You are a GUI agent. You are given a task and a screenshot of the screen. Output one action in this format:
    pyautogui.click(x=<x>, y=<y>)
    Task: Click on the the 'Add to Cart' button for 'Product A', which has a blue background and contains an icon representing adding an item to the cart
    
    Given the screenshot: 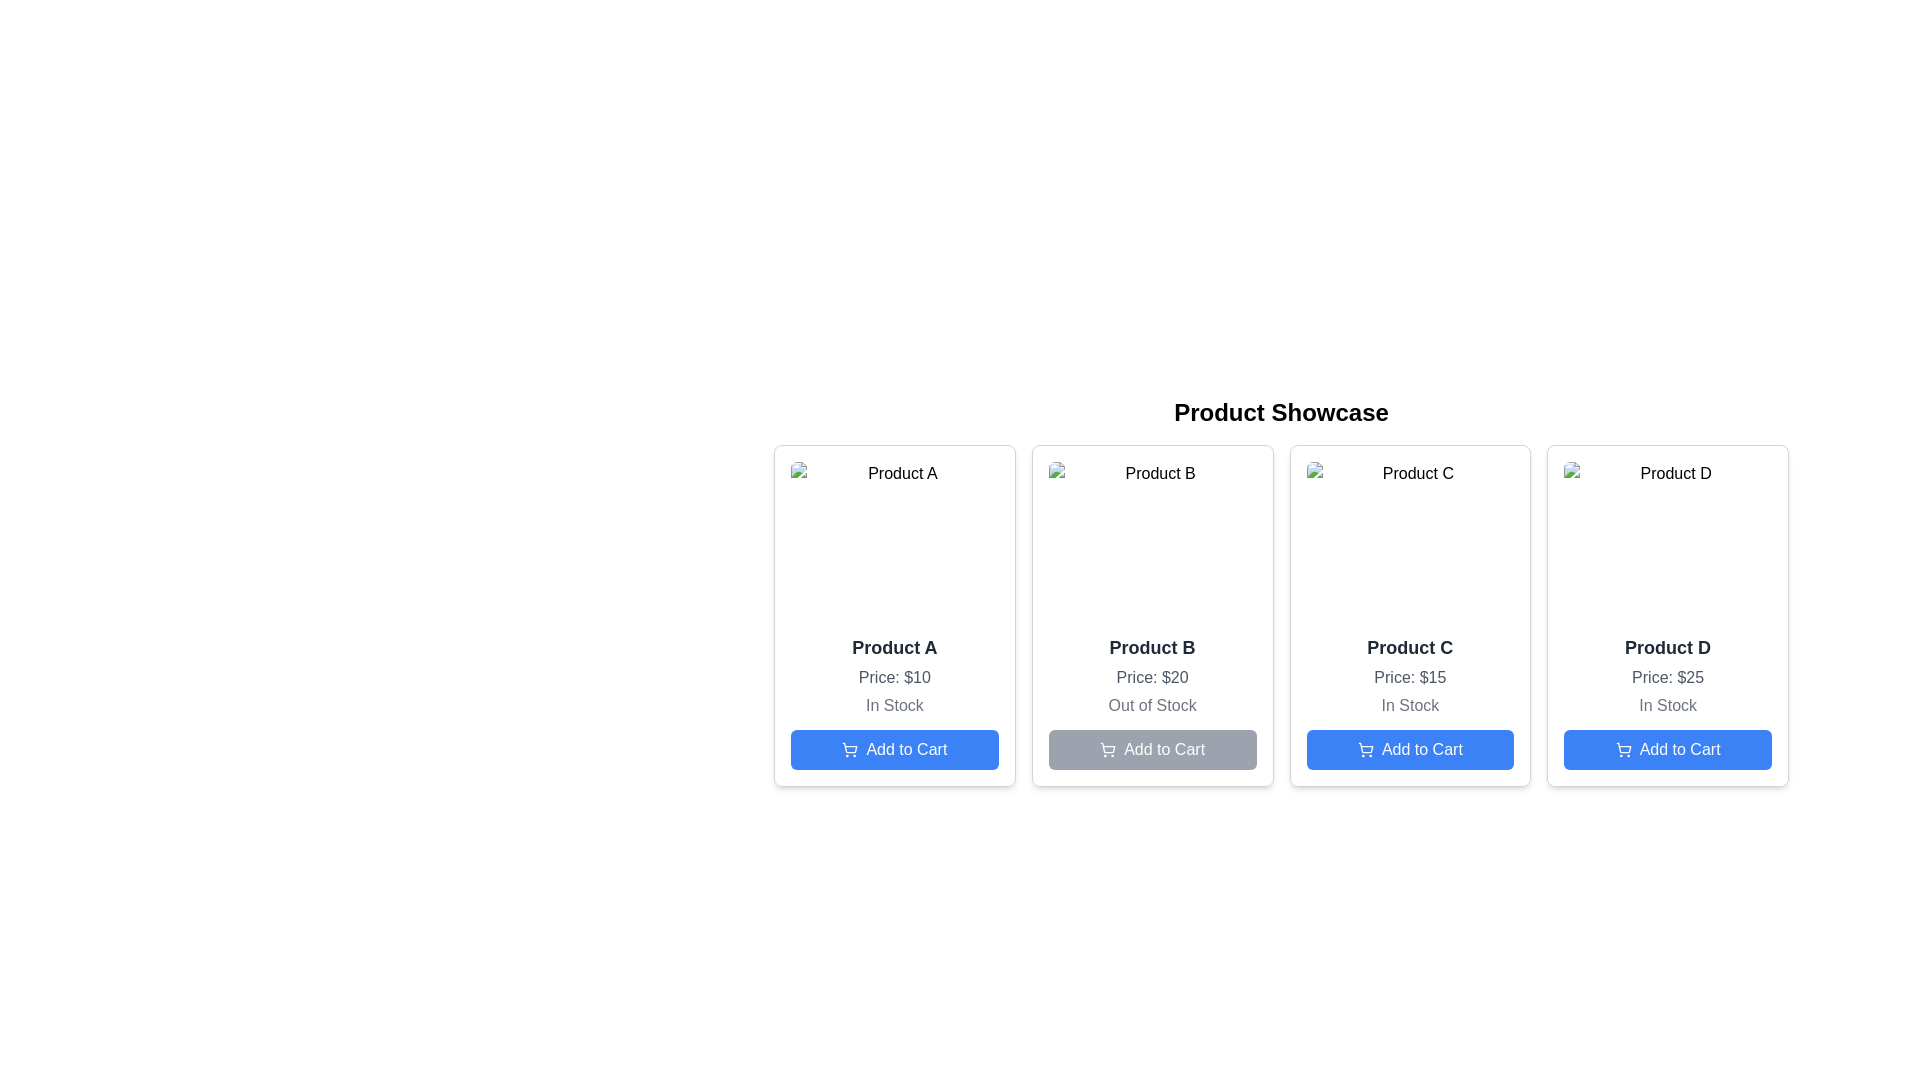 What is the action you would take?
    pyautogui.click(x=850, y=749)
    